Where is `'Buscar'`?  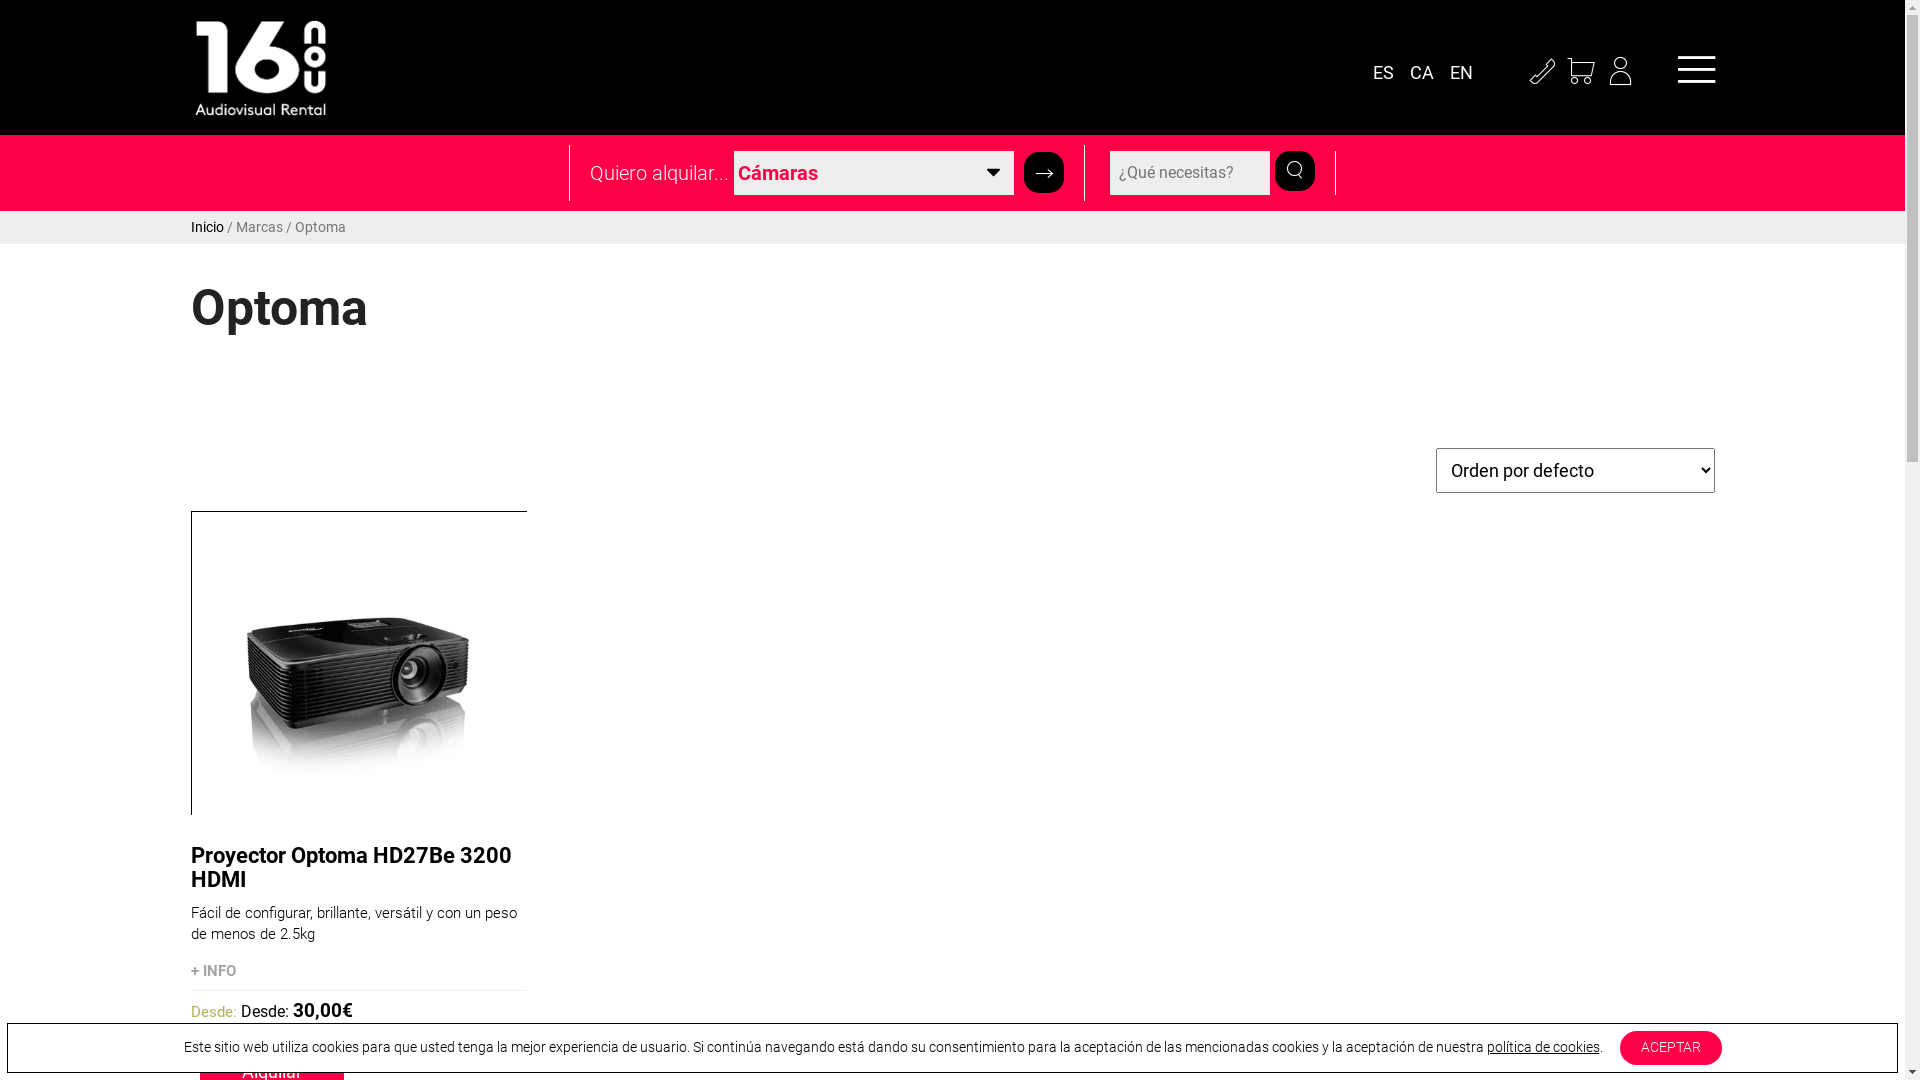 'Buscar' is located at coordinates (1295, 168).